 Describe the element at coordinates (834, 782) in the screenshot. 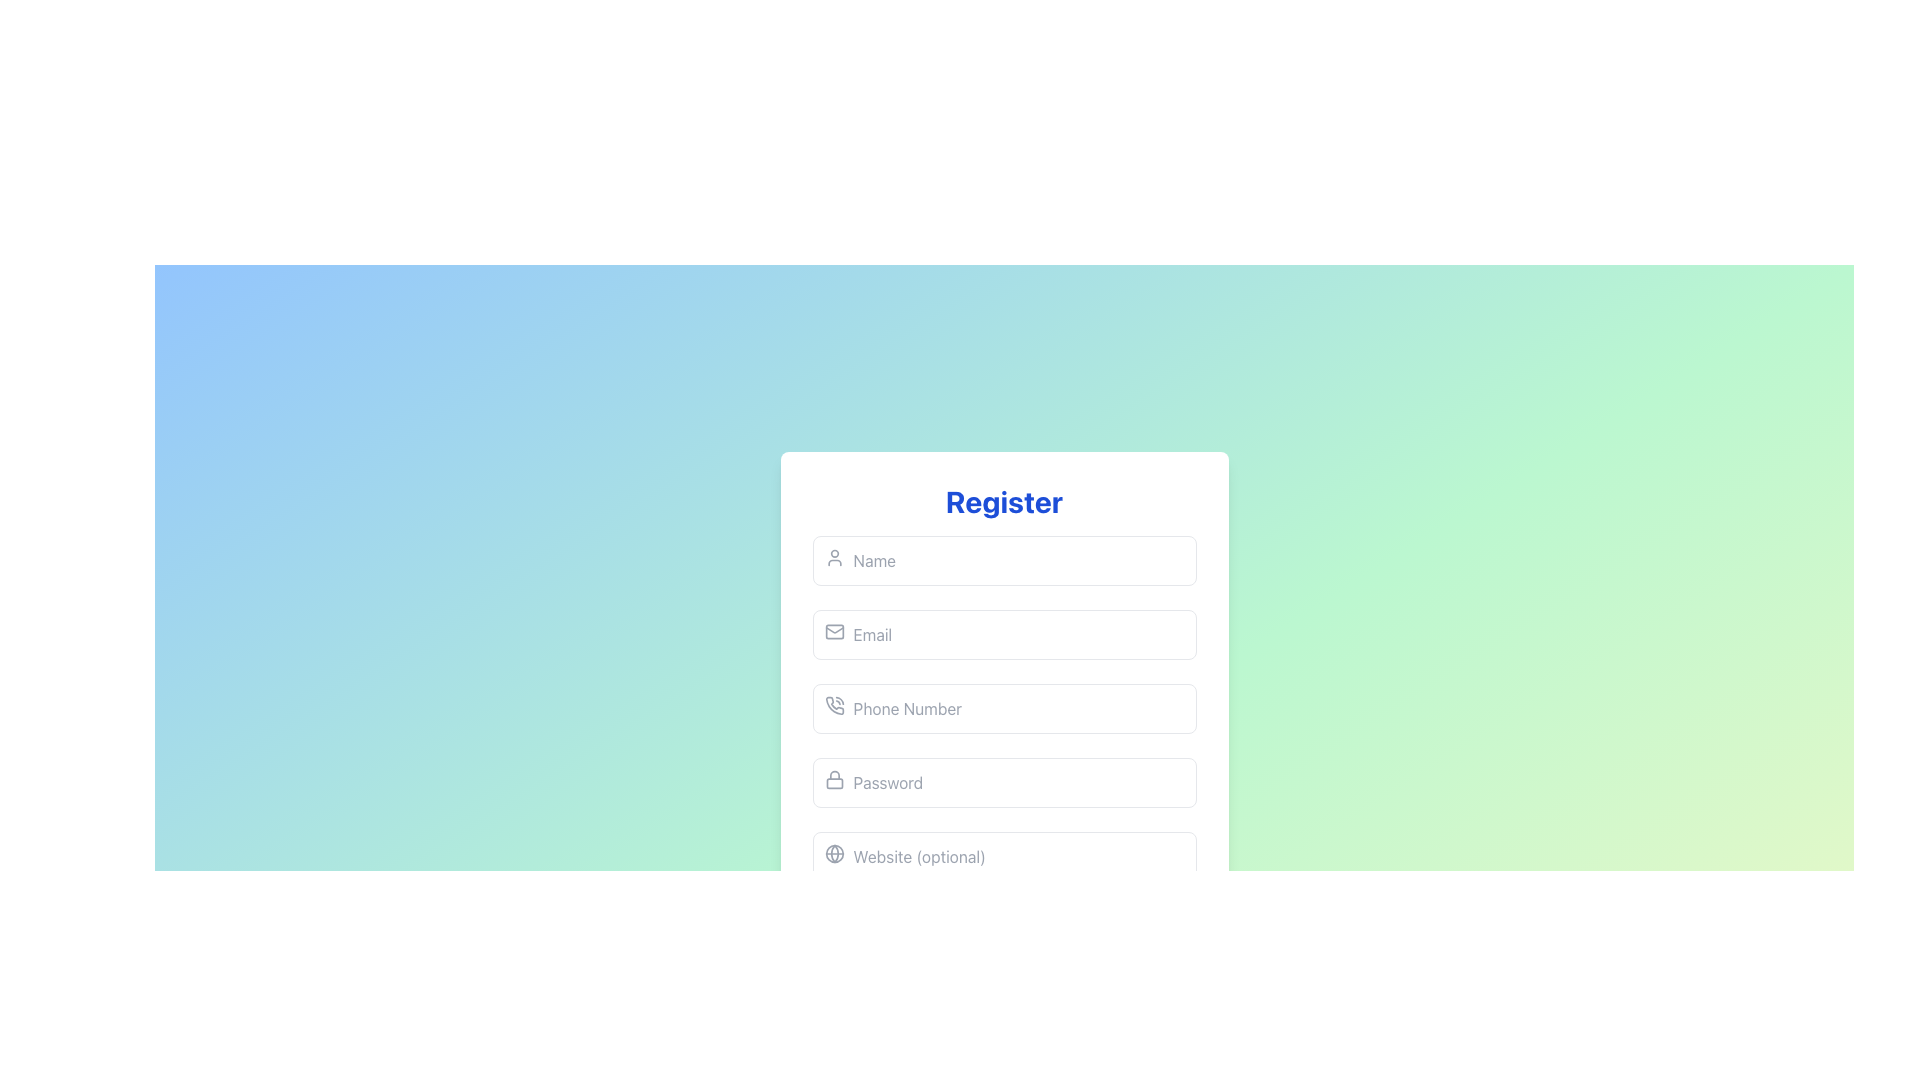

I see `the larger rounded rectangle that forms the lower part of the lock icon located to the left of the password input field` at that location.